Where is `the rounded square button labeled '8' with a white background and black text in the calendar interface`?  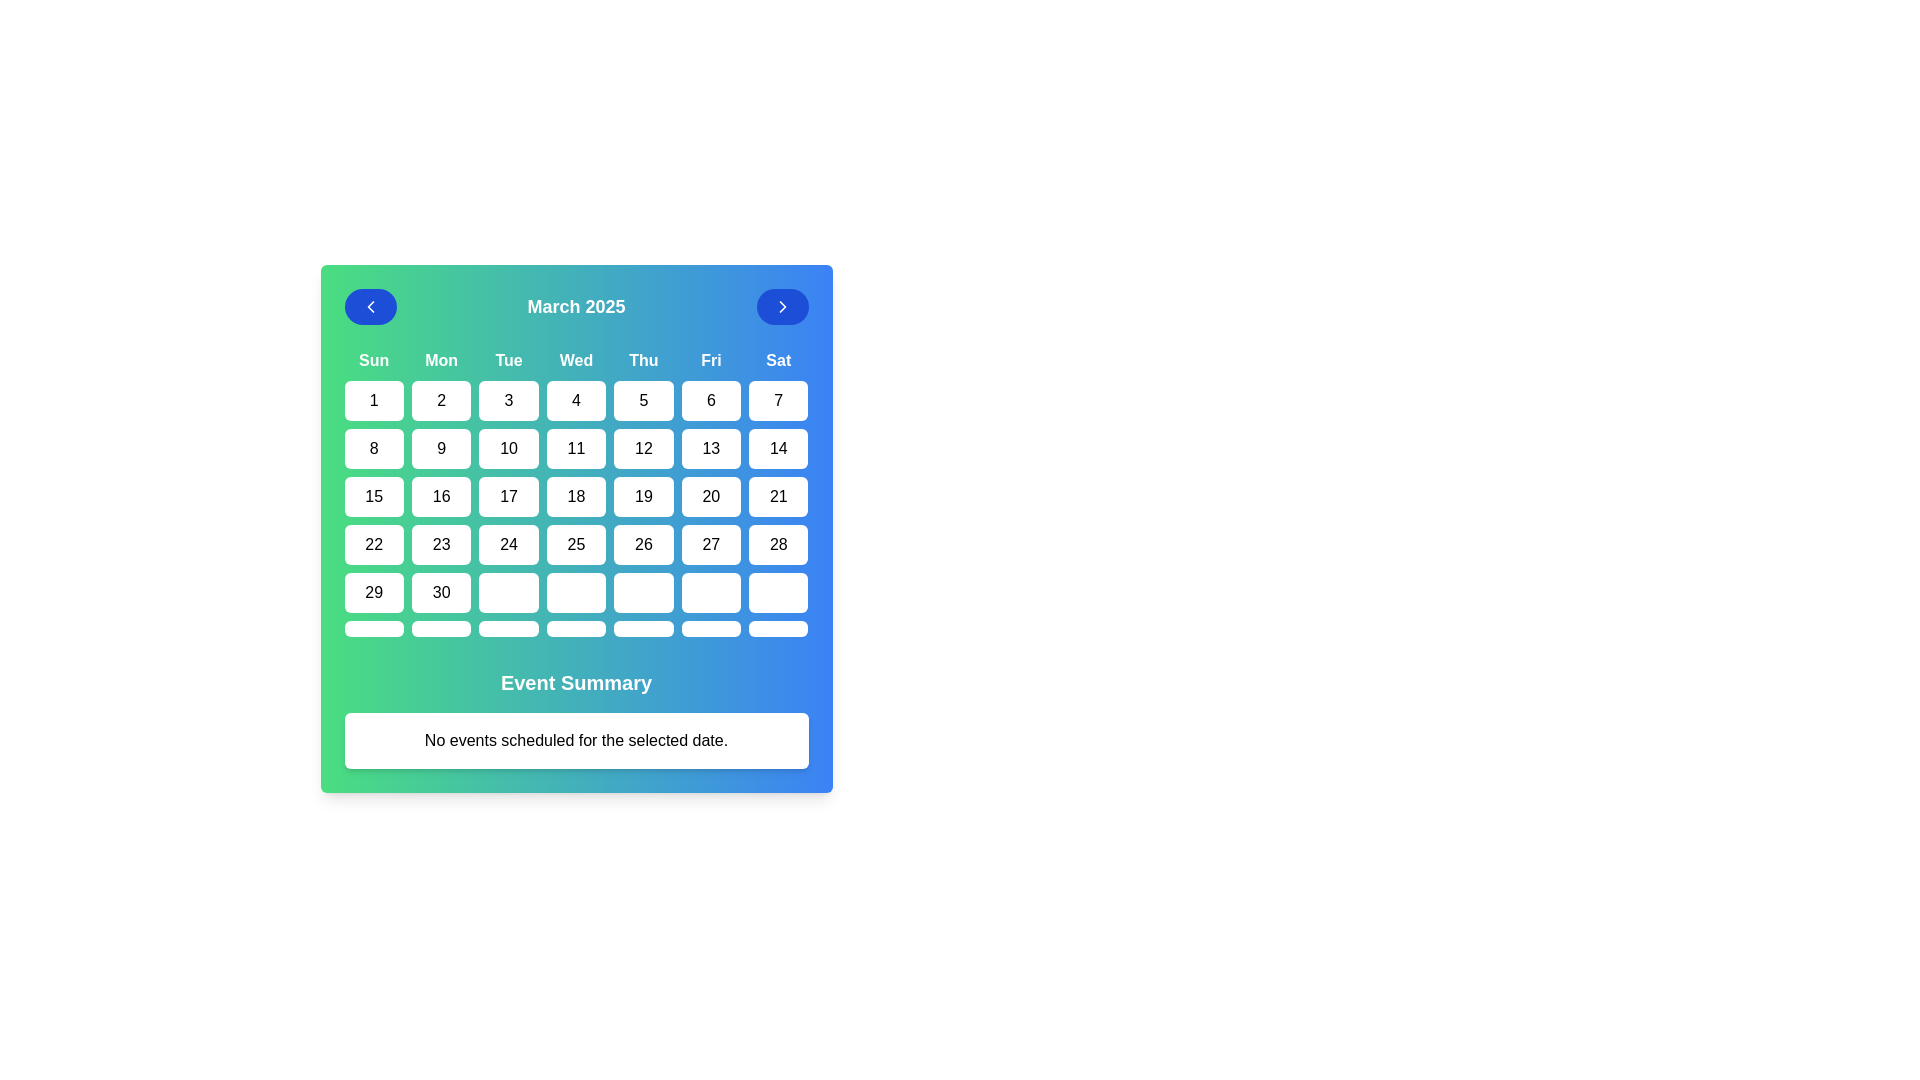
the rounded square button labeled '8' with a white background and black text in the calendar interface is located at coordinates (374, 447).